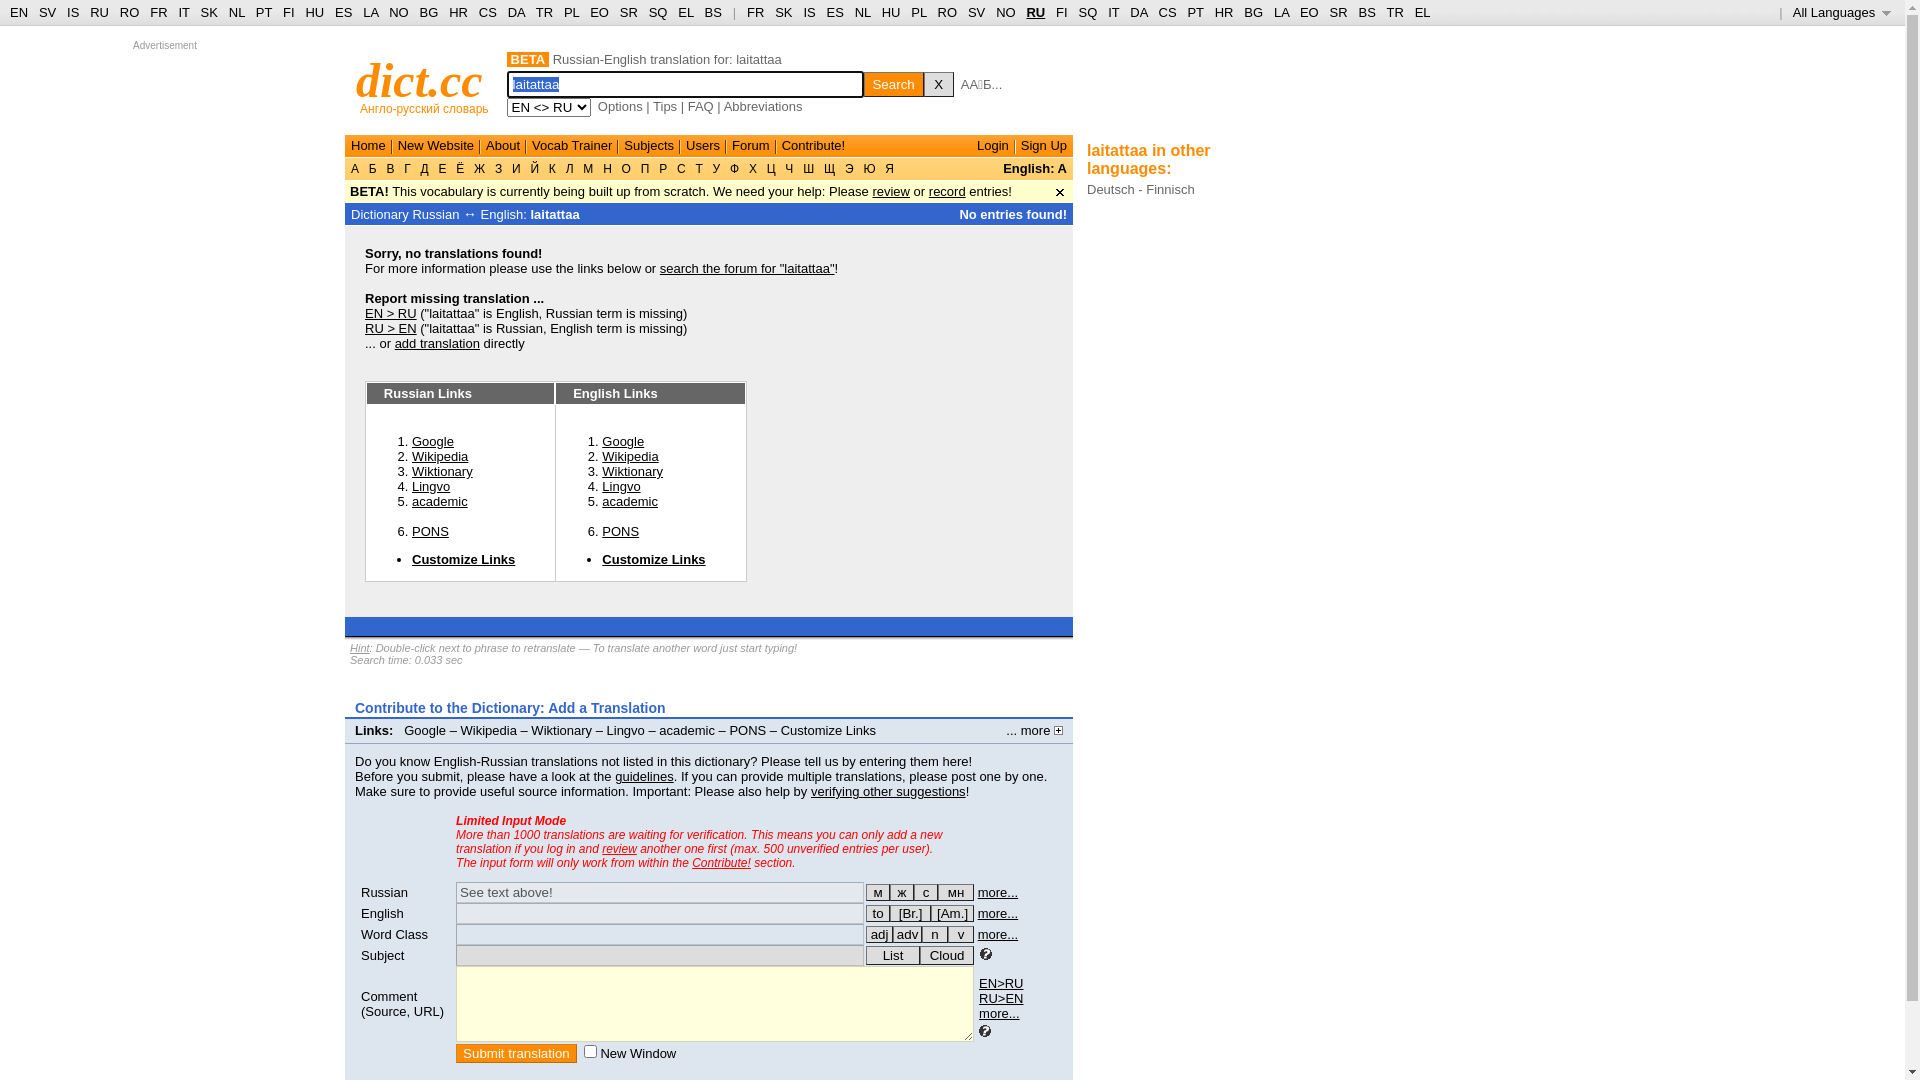  I want to click on 'PONS', so click(429, 530).